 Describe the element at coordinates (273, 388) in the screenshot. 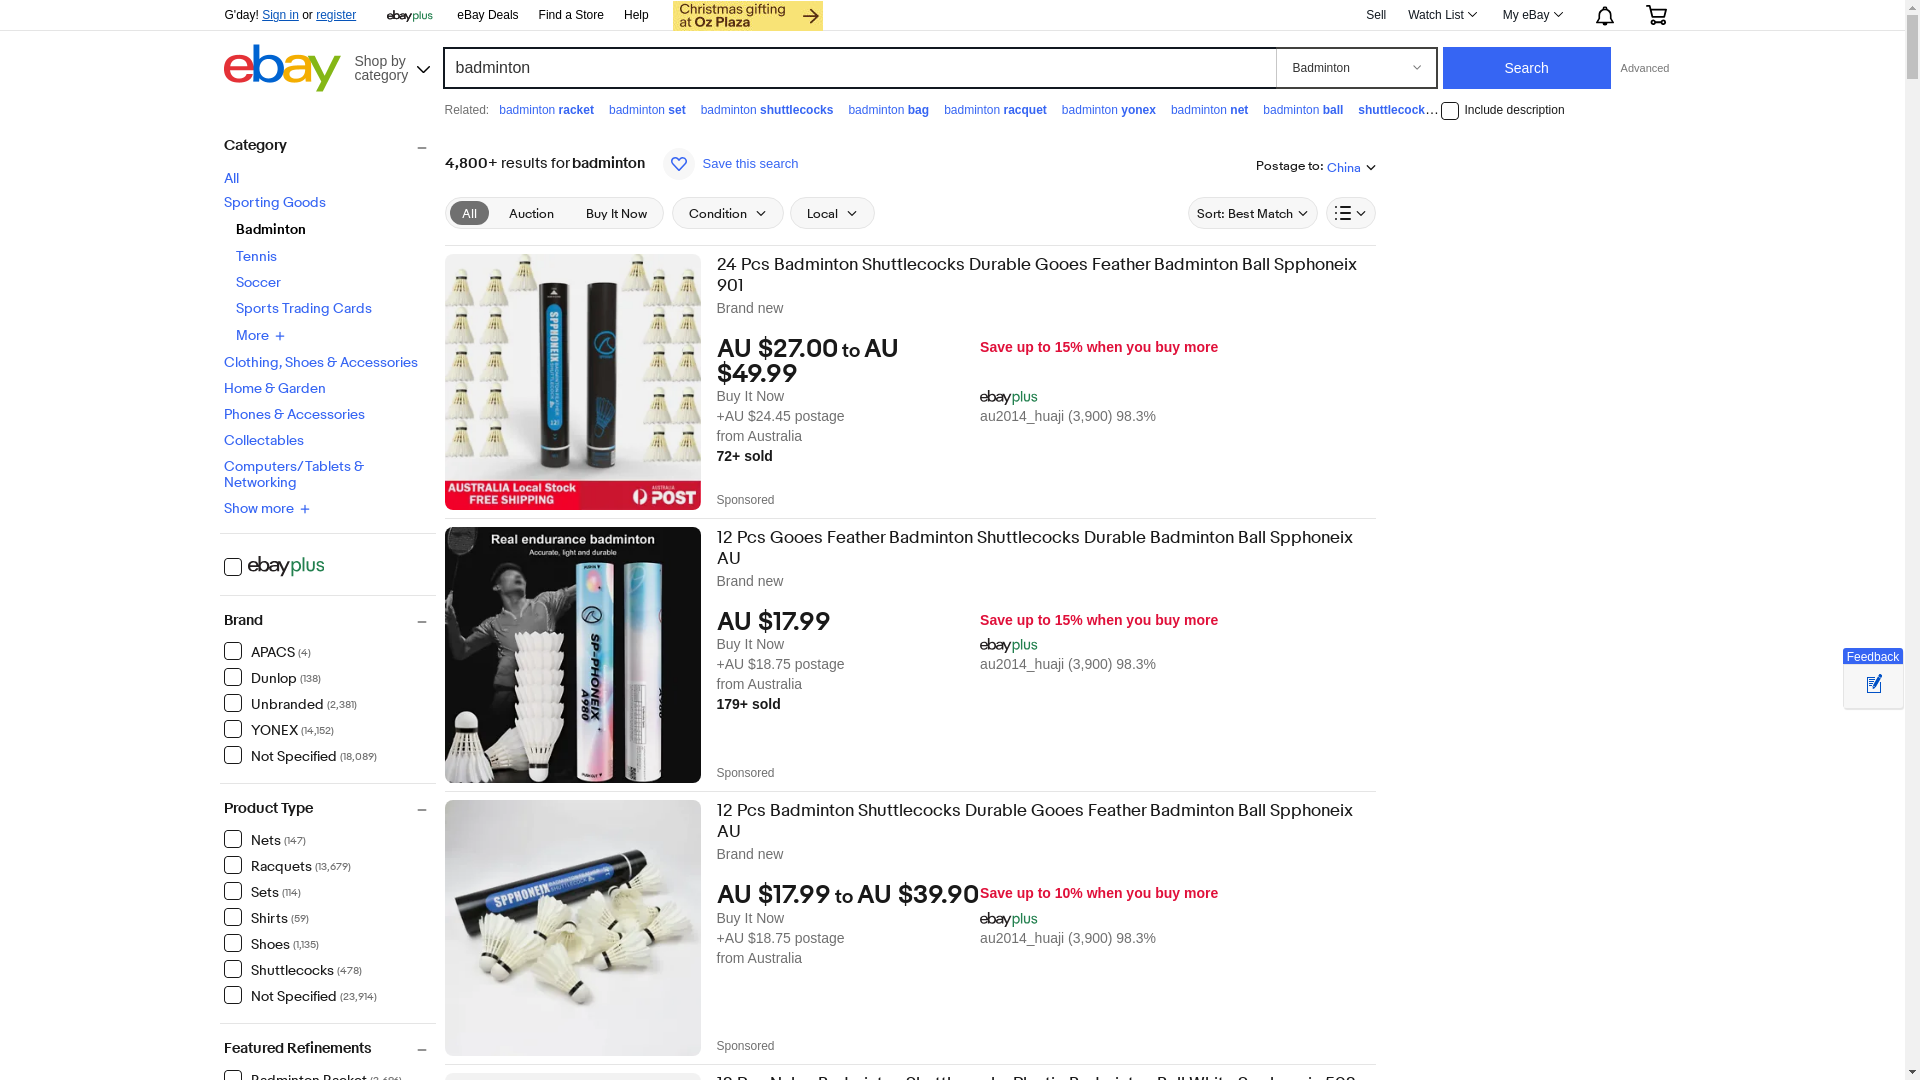

I see `'Home & Garden'` at that location.